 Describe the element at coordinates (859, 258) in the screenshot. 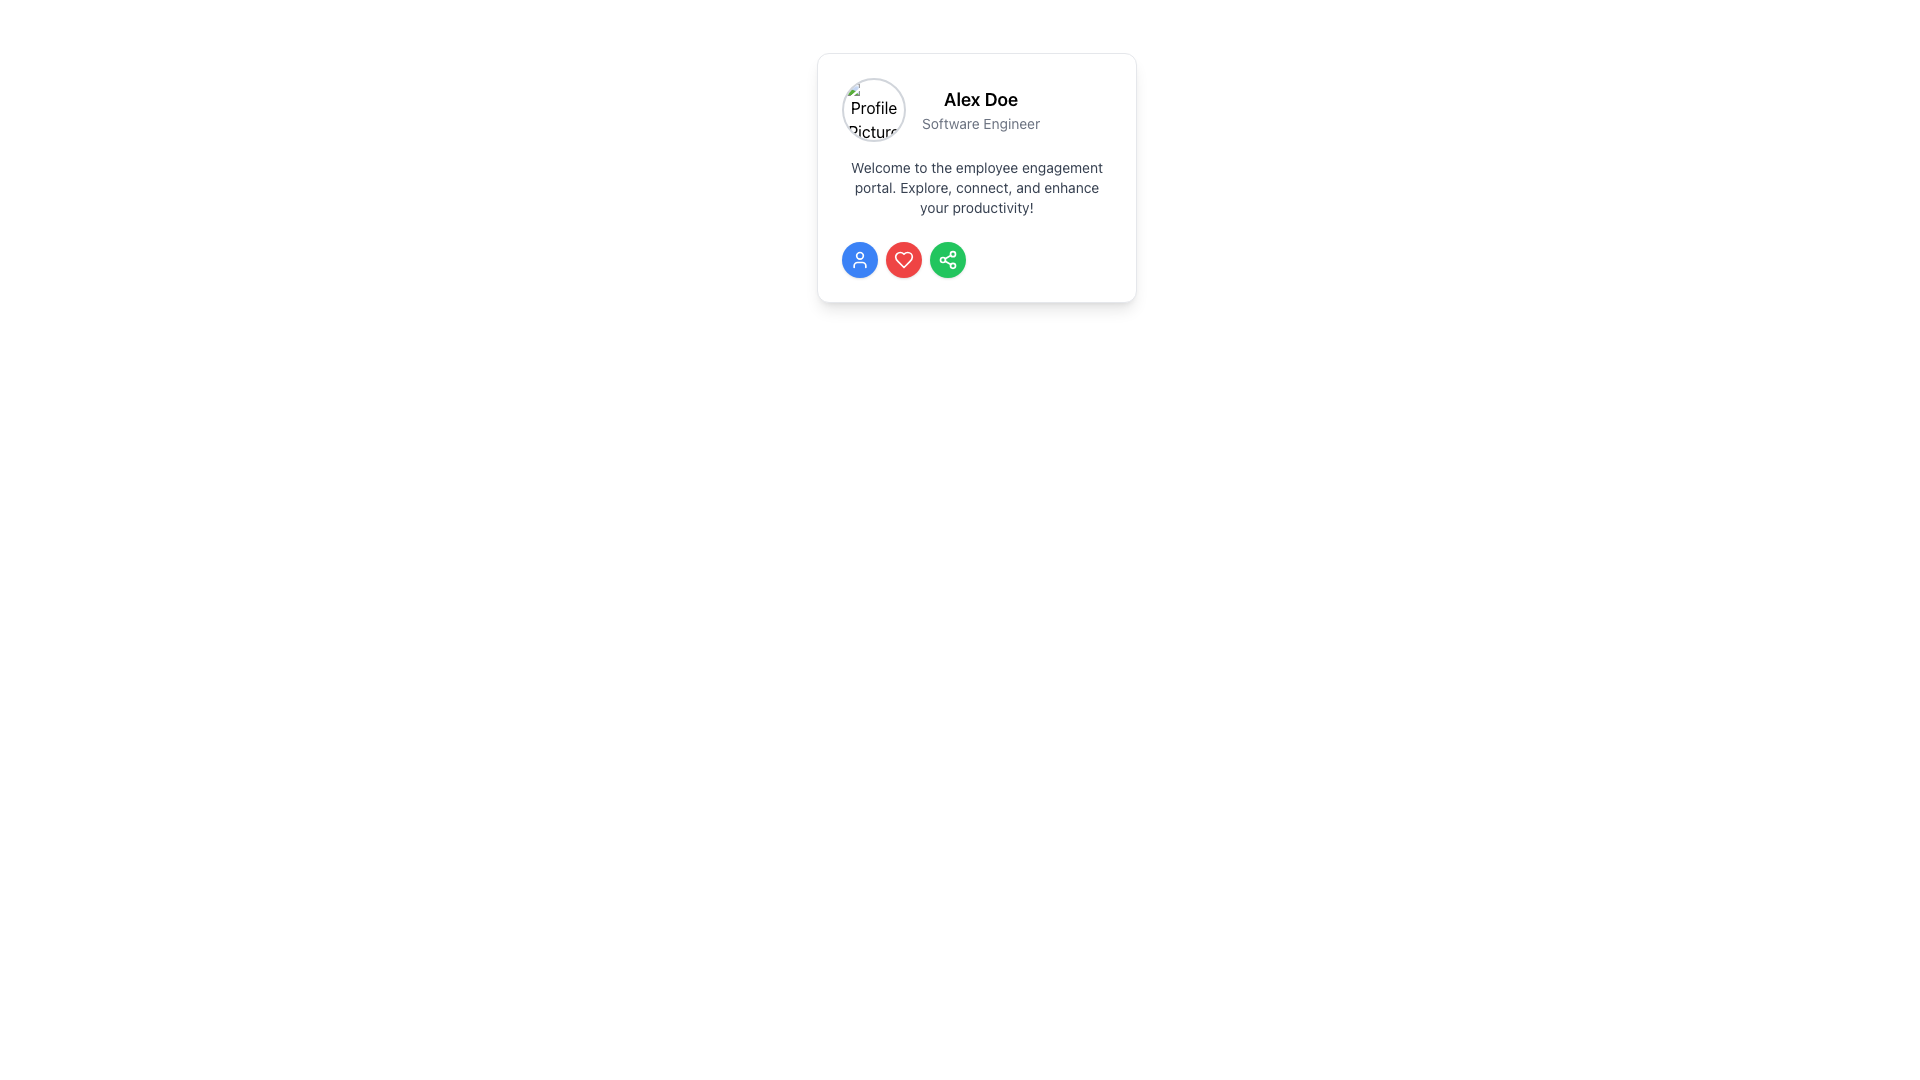

I see `the user profile icon at the bottom left of the card layout` at that location.